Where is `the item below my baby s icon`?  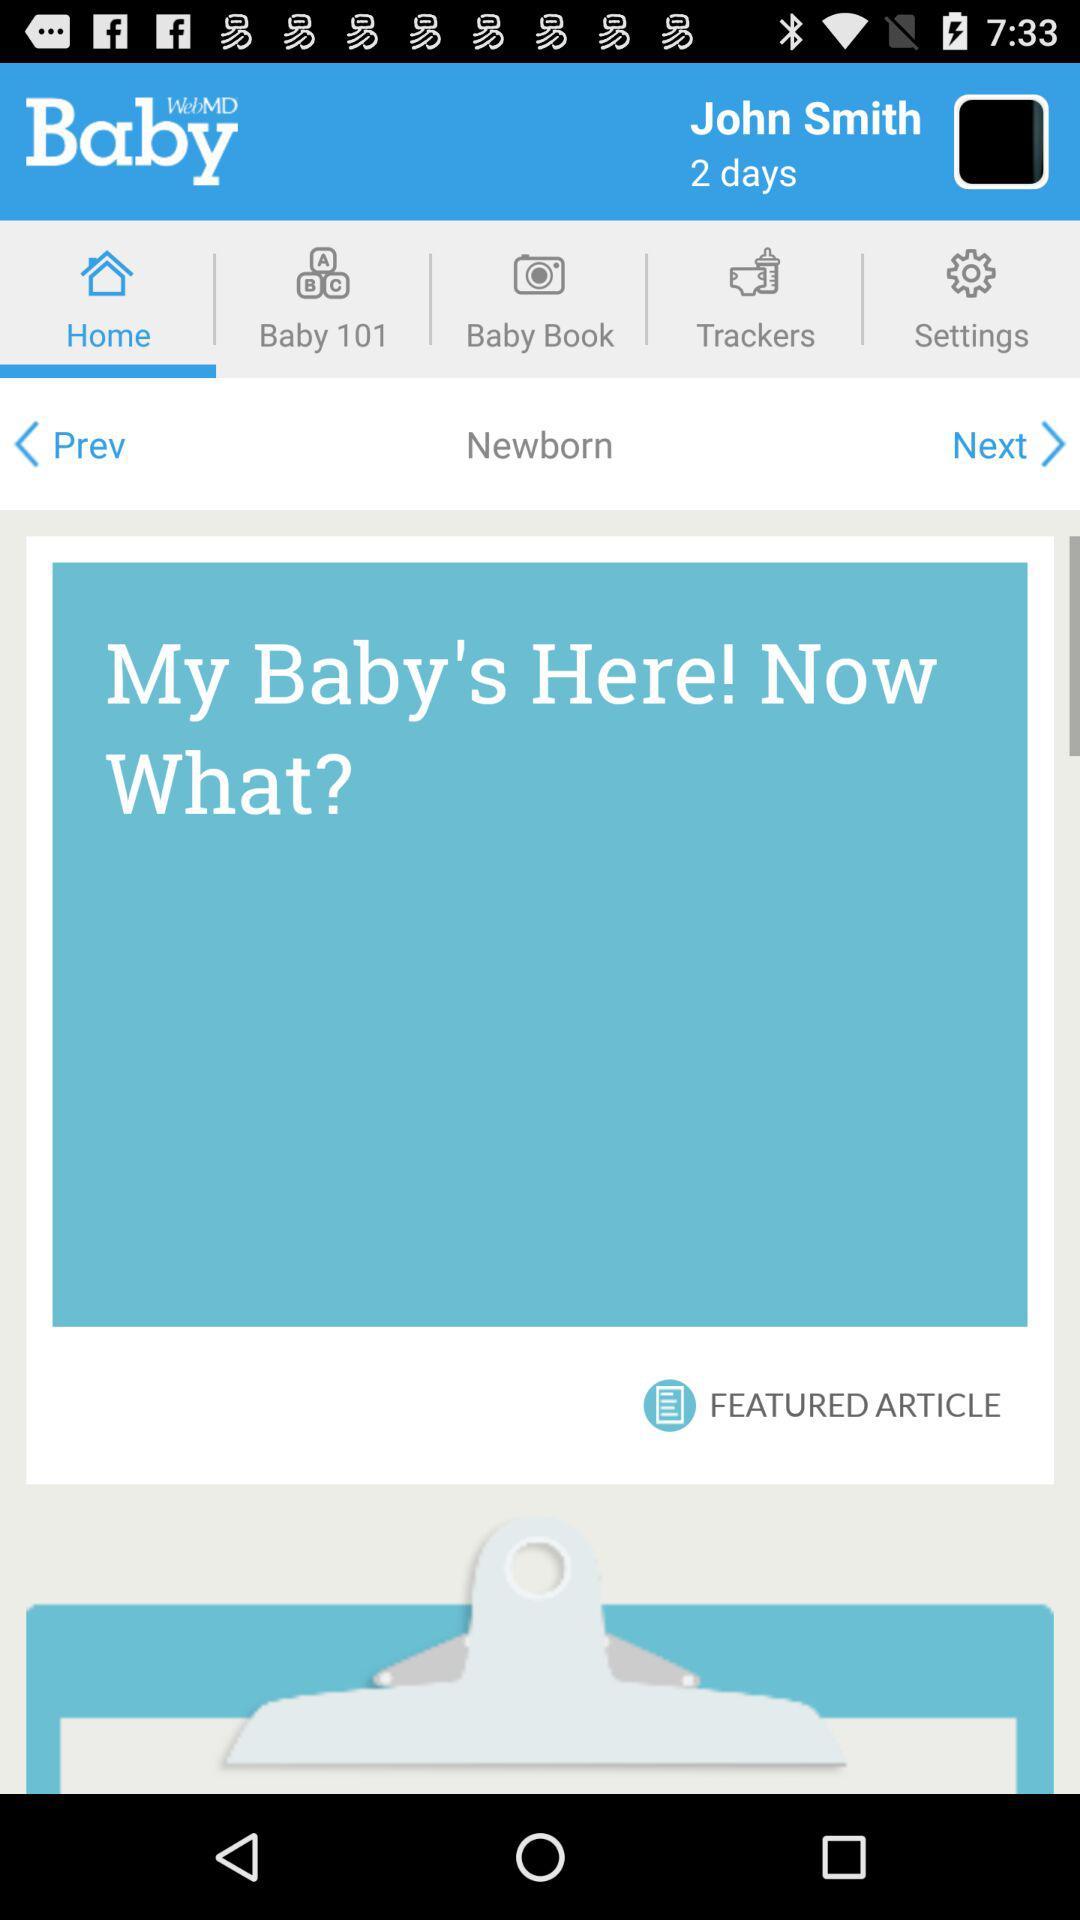
the item below my baby s icon is located at coordinates (669, 1404).